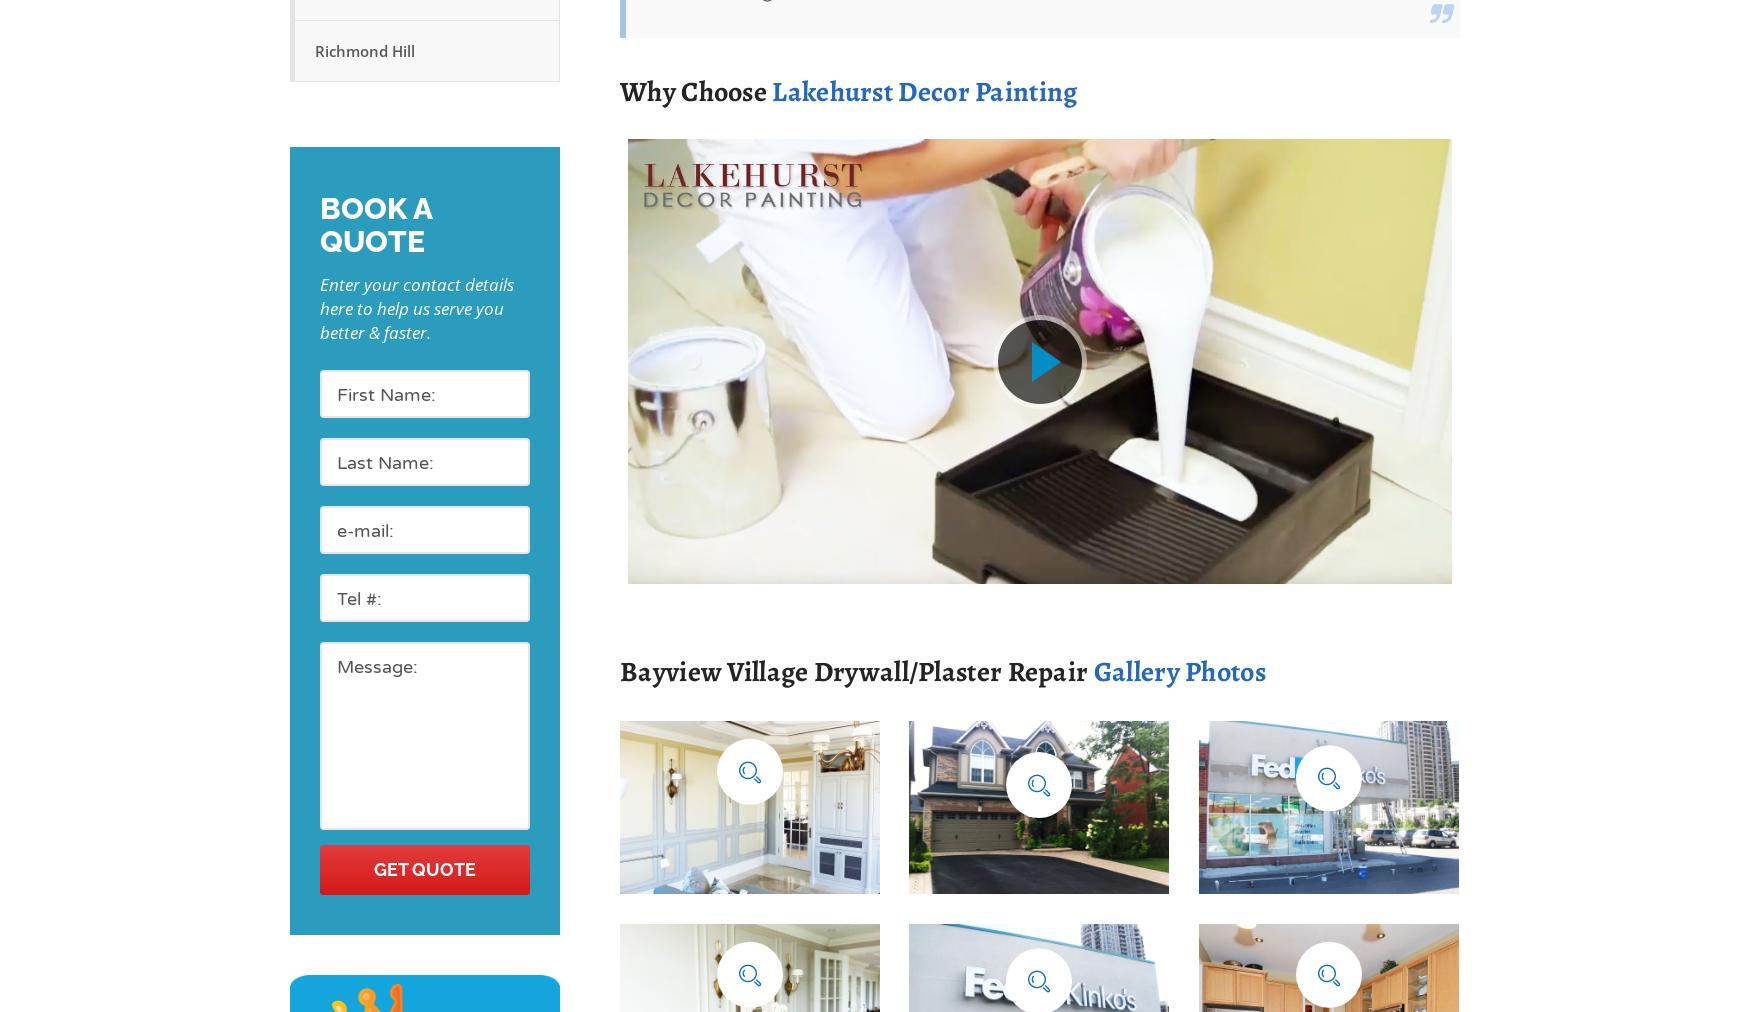  I want to click on '• Before', so click(1249, 853).